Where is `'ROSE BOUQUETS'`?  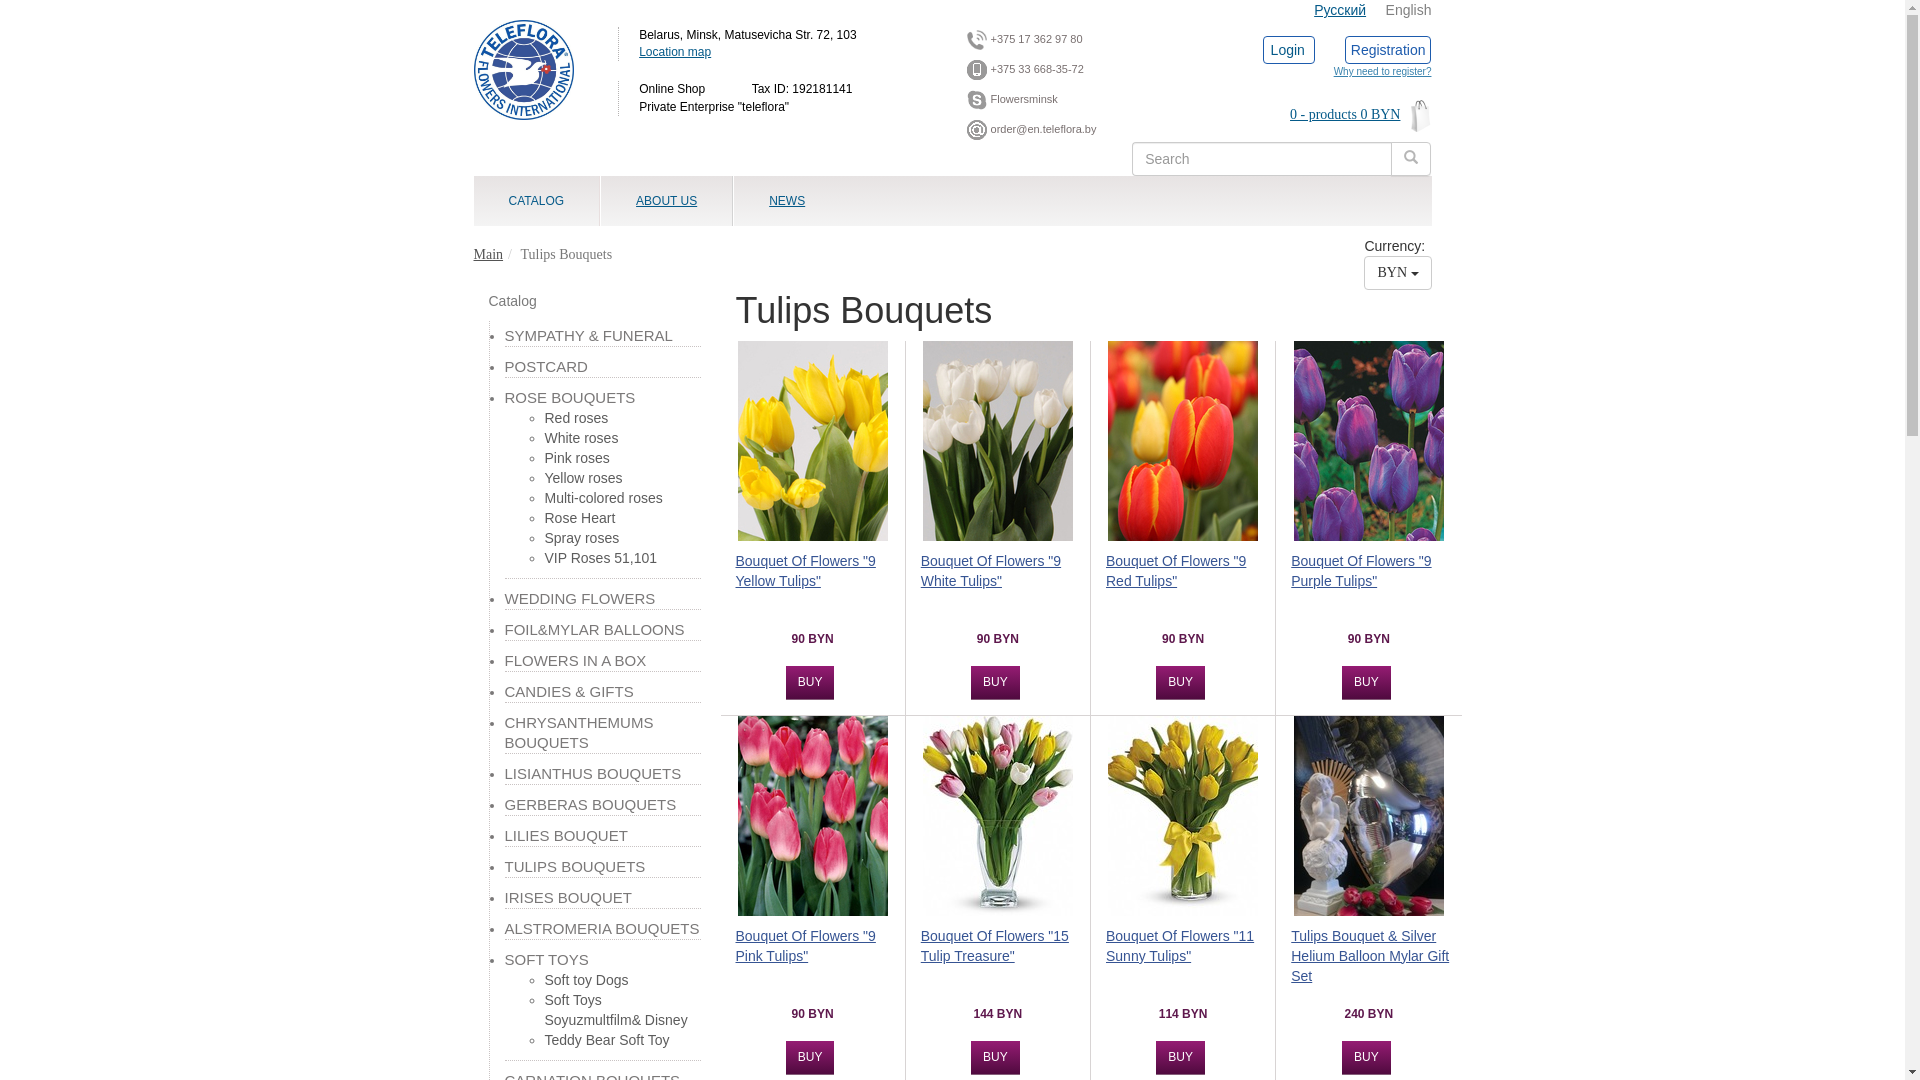 'ROSE BOUQUETS' is located at coordinates (568, 397).